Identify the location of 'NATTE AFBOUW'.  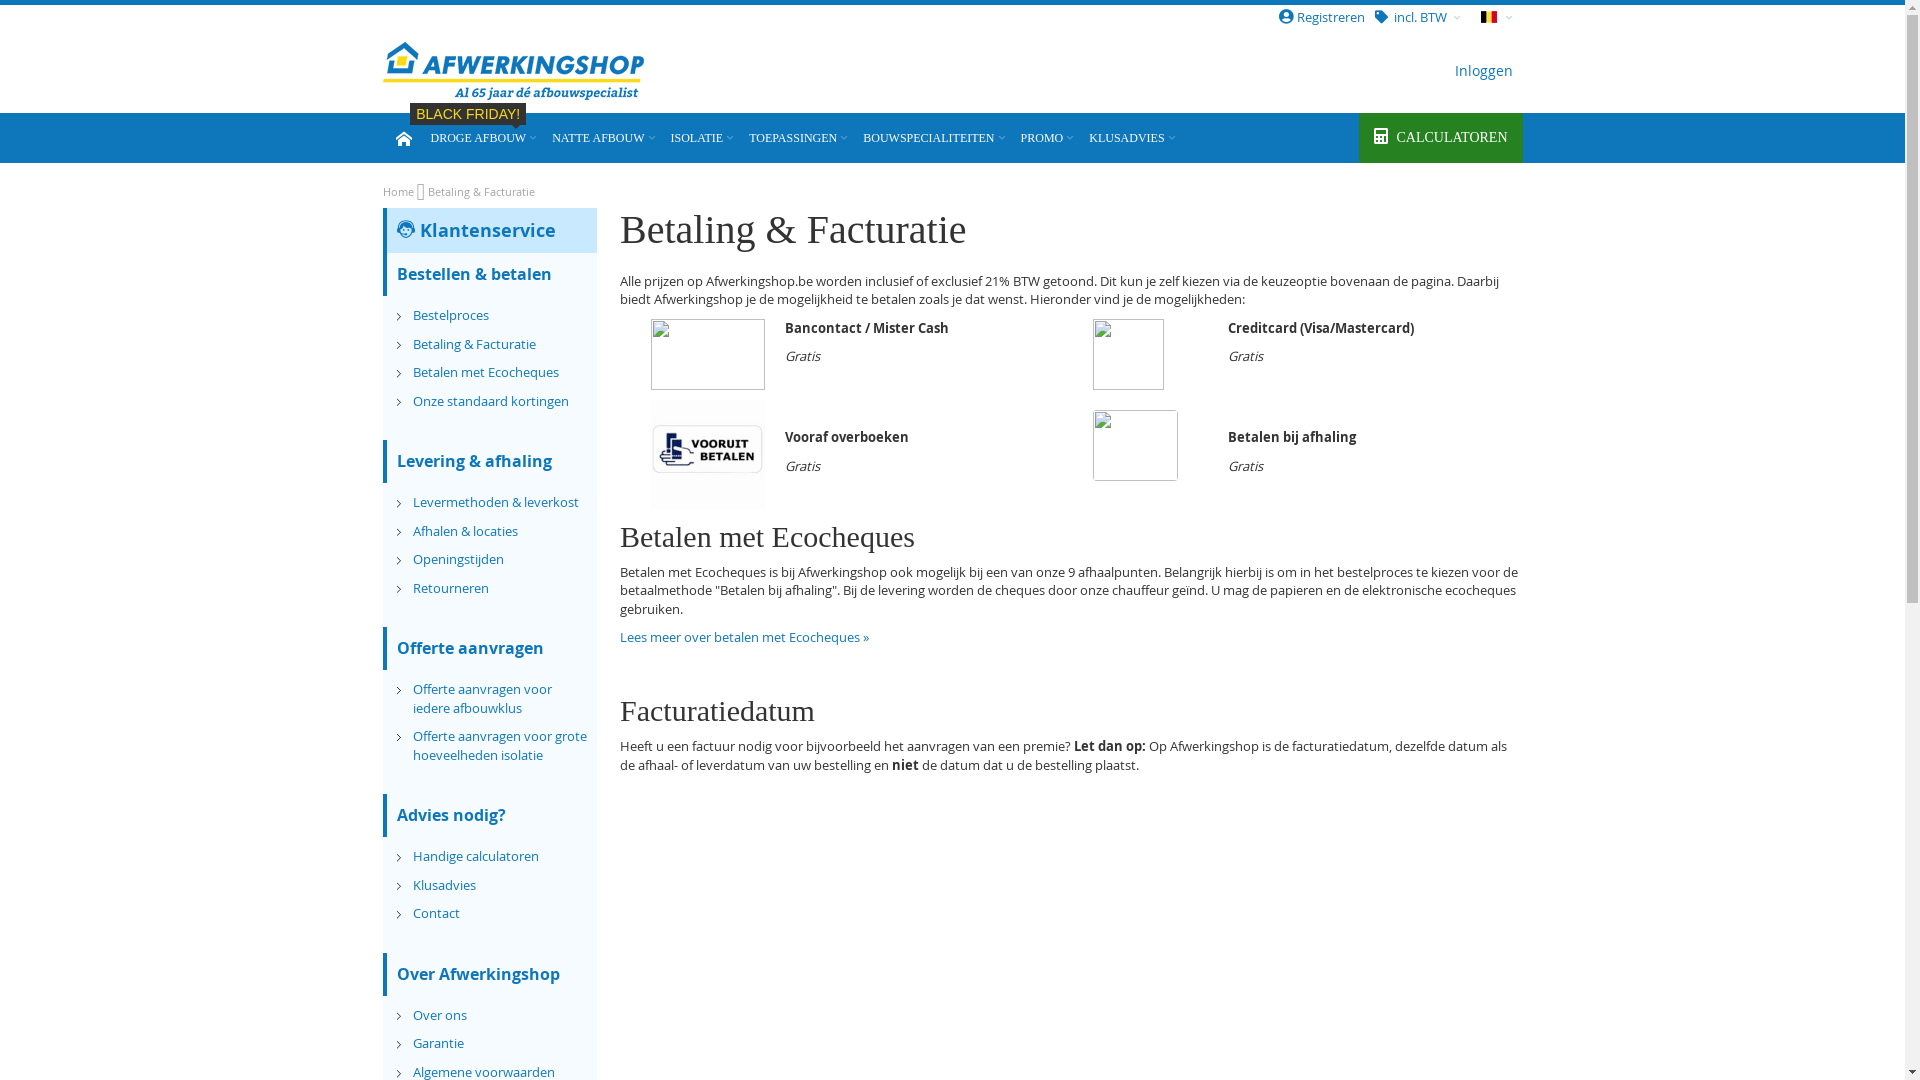
(603, 137).